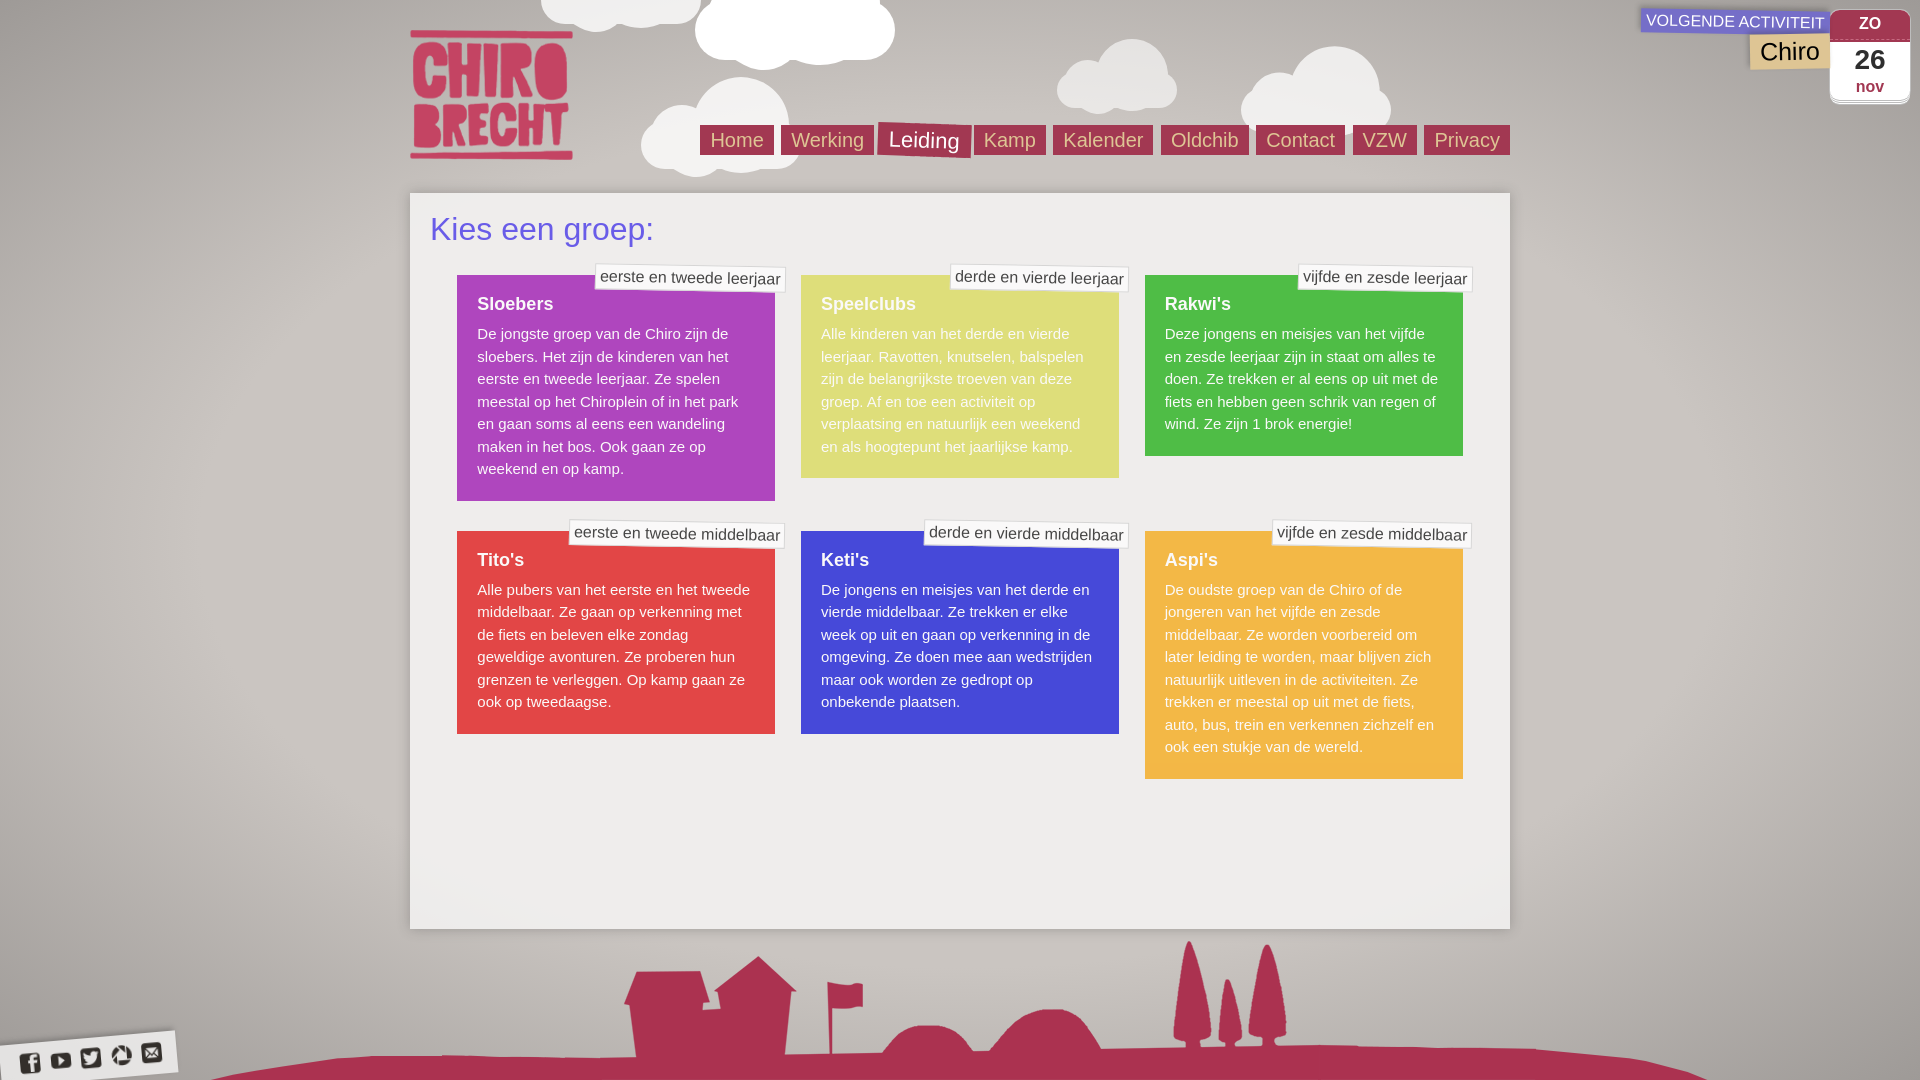  Describe the element at coordinates (59, 1060) in the screenshot. I see `'Chiro Brecht op YouTube'` at that location.